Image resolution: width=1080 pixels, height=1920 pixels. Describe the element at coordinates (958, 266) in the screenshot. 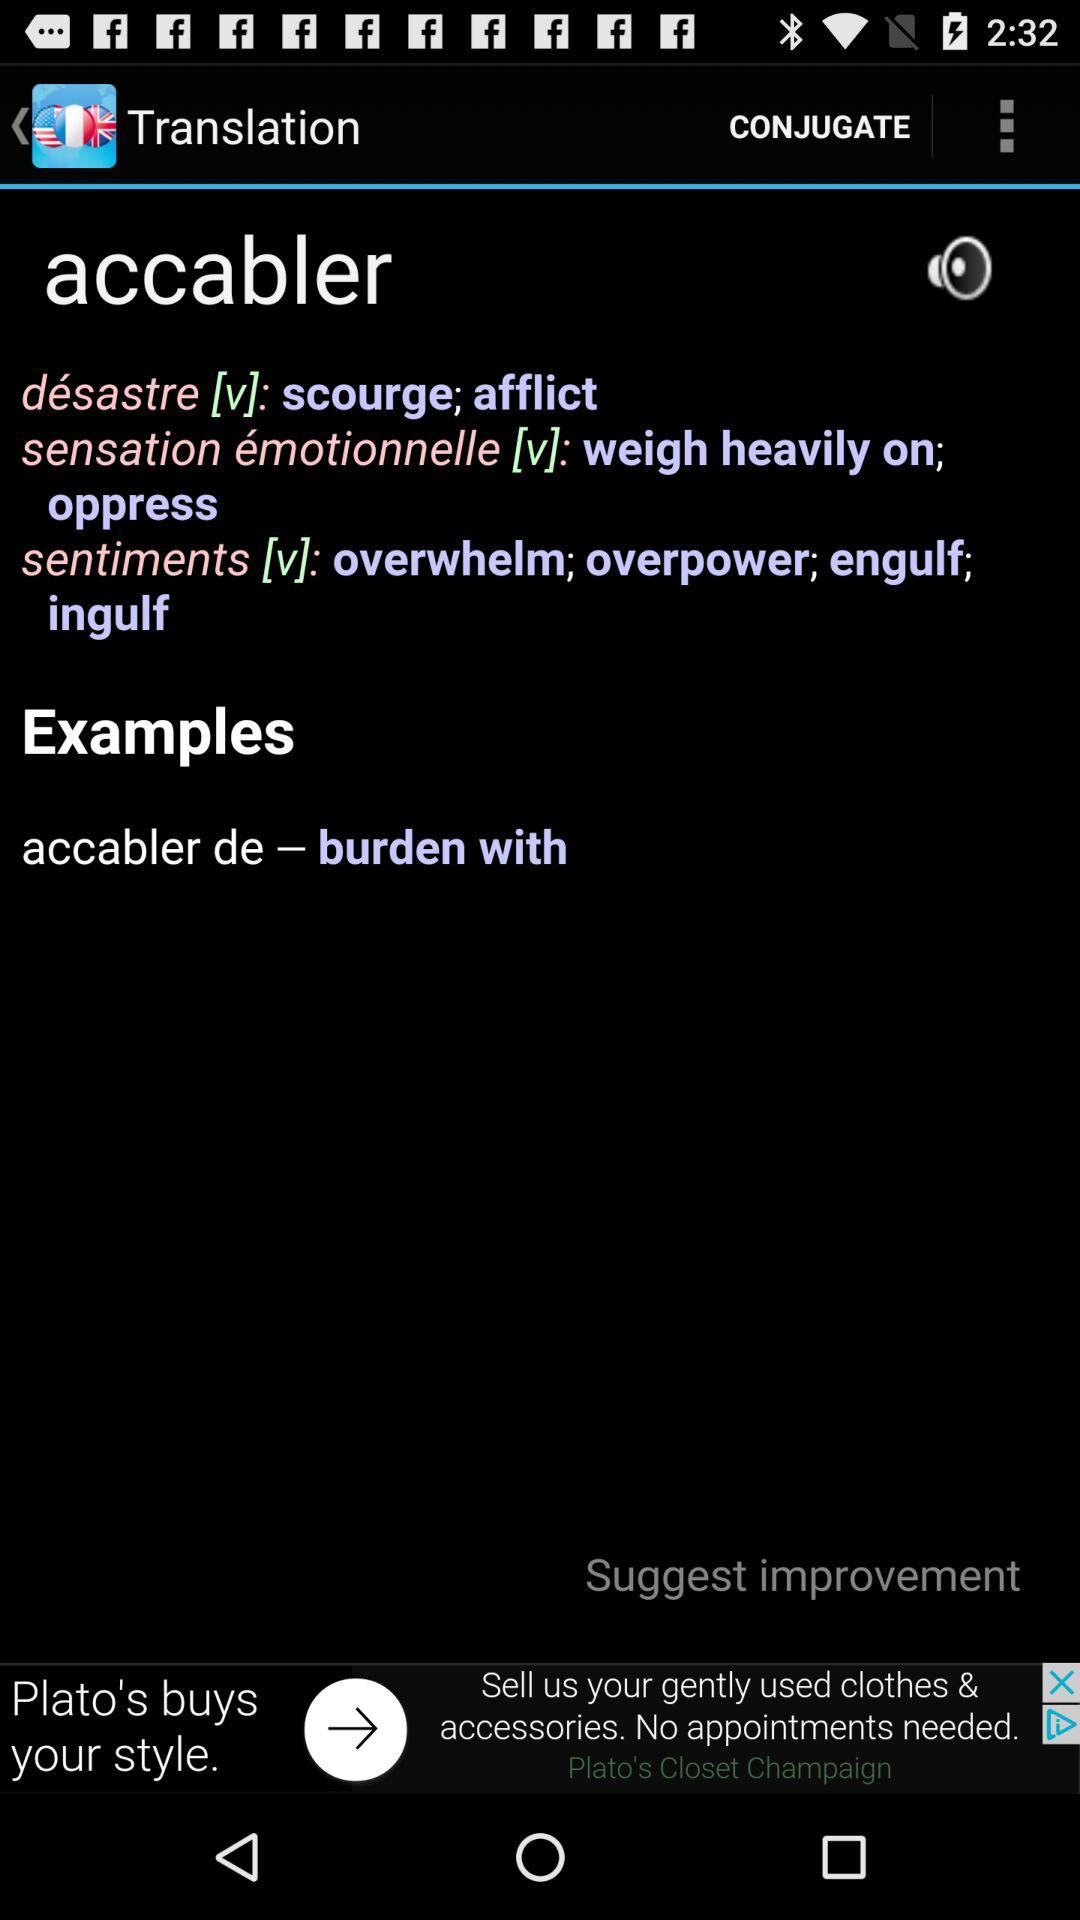

I see `click for volume` at that location.